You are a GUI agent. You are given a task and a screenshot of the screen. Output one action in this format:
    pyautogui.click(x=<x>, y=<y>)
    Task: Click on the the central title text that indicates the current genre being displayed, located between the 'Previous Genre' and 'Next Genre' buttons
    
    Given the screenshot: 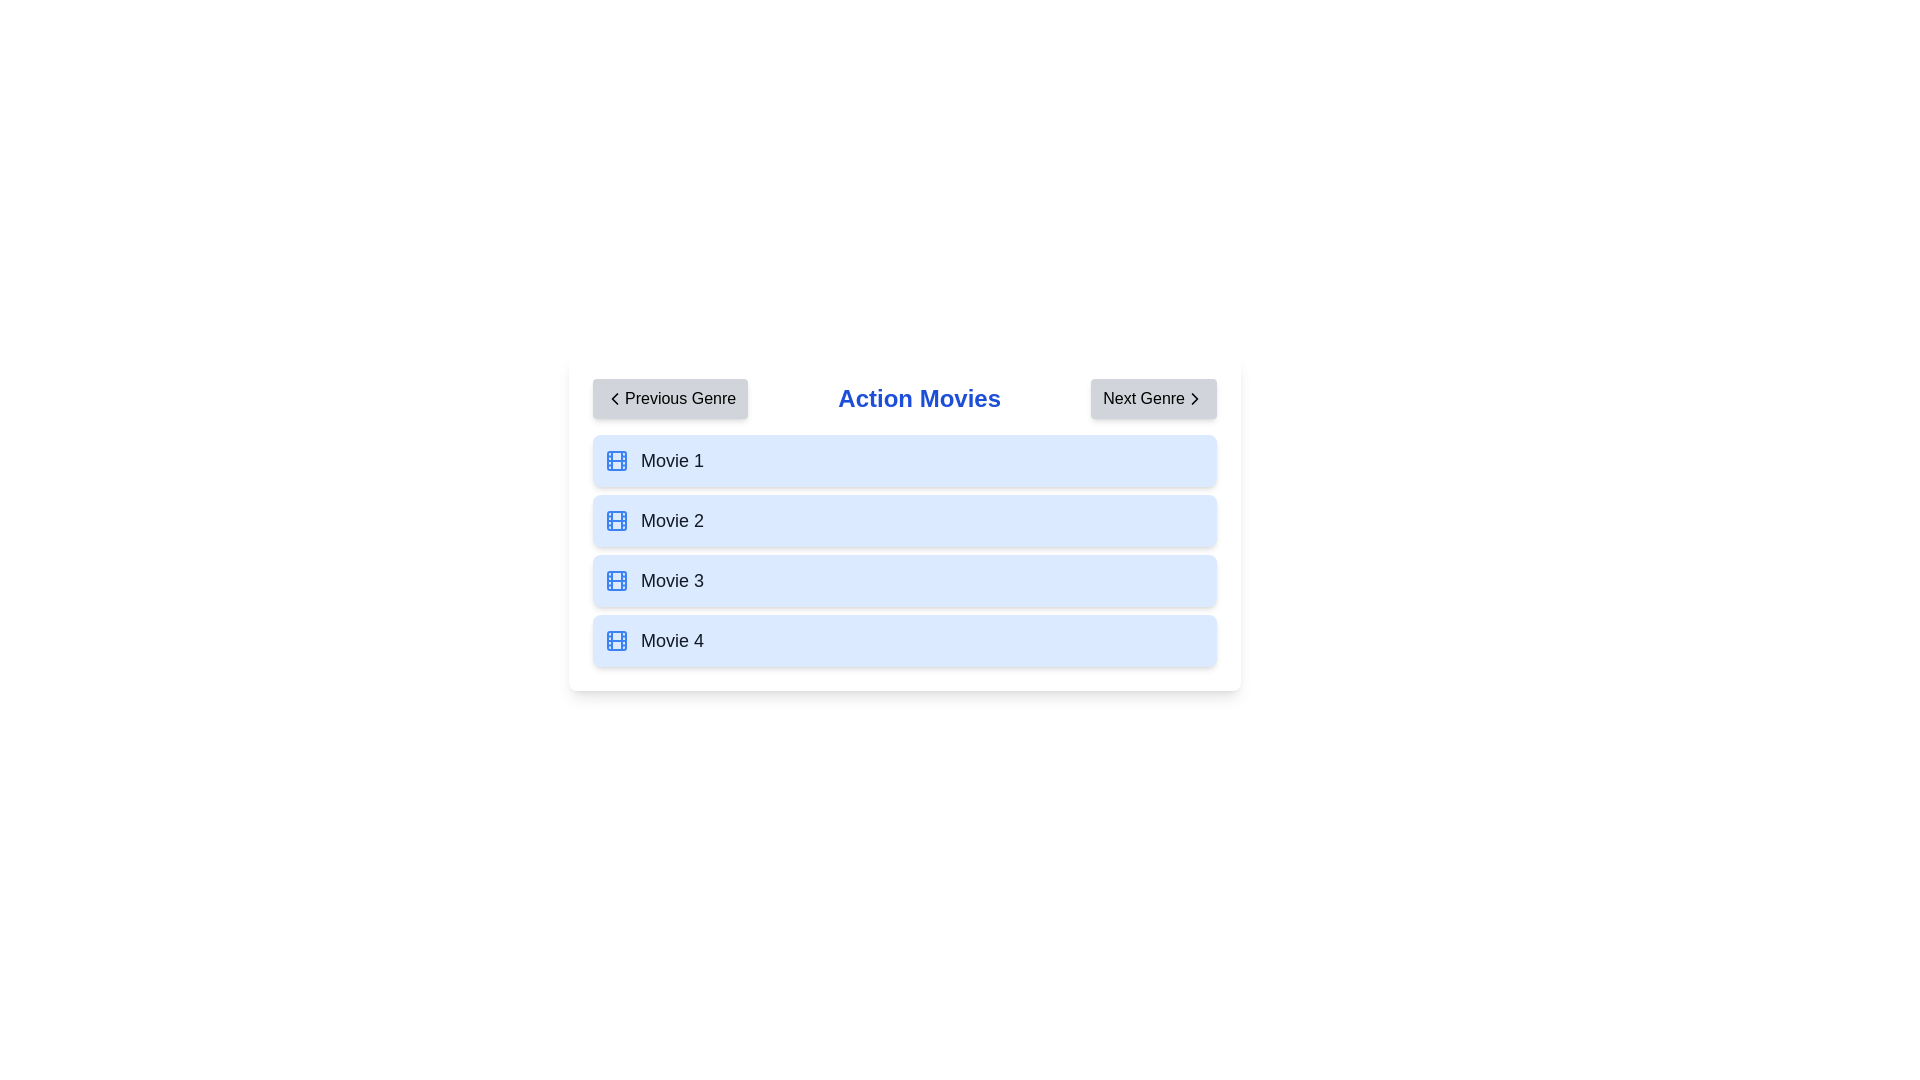 What is the action you would take?
    pyautogui.click(x=918, y=398)
    